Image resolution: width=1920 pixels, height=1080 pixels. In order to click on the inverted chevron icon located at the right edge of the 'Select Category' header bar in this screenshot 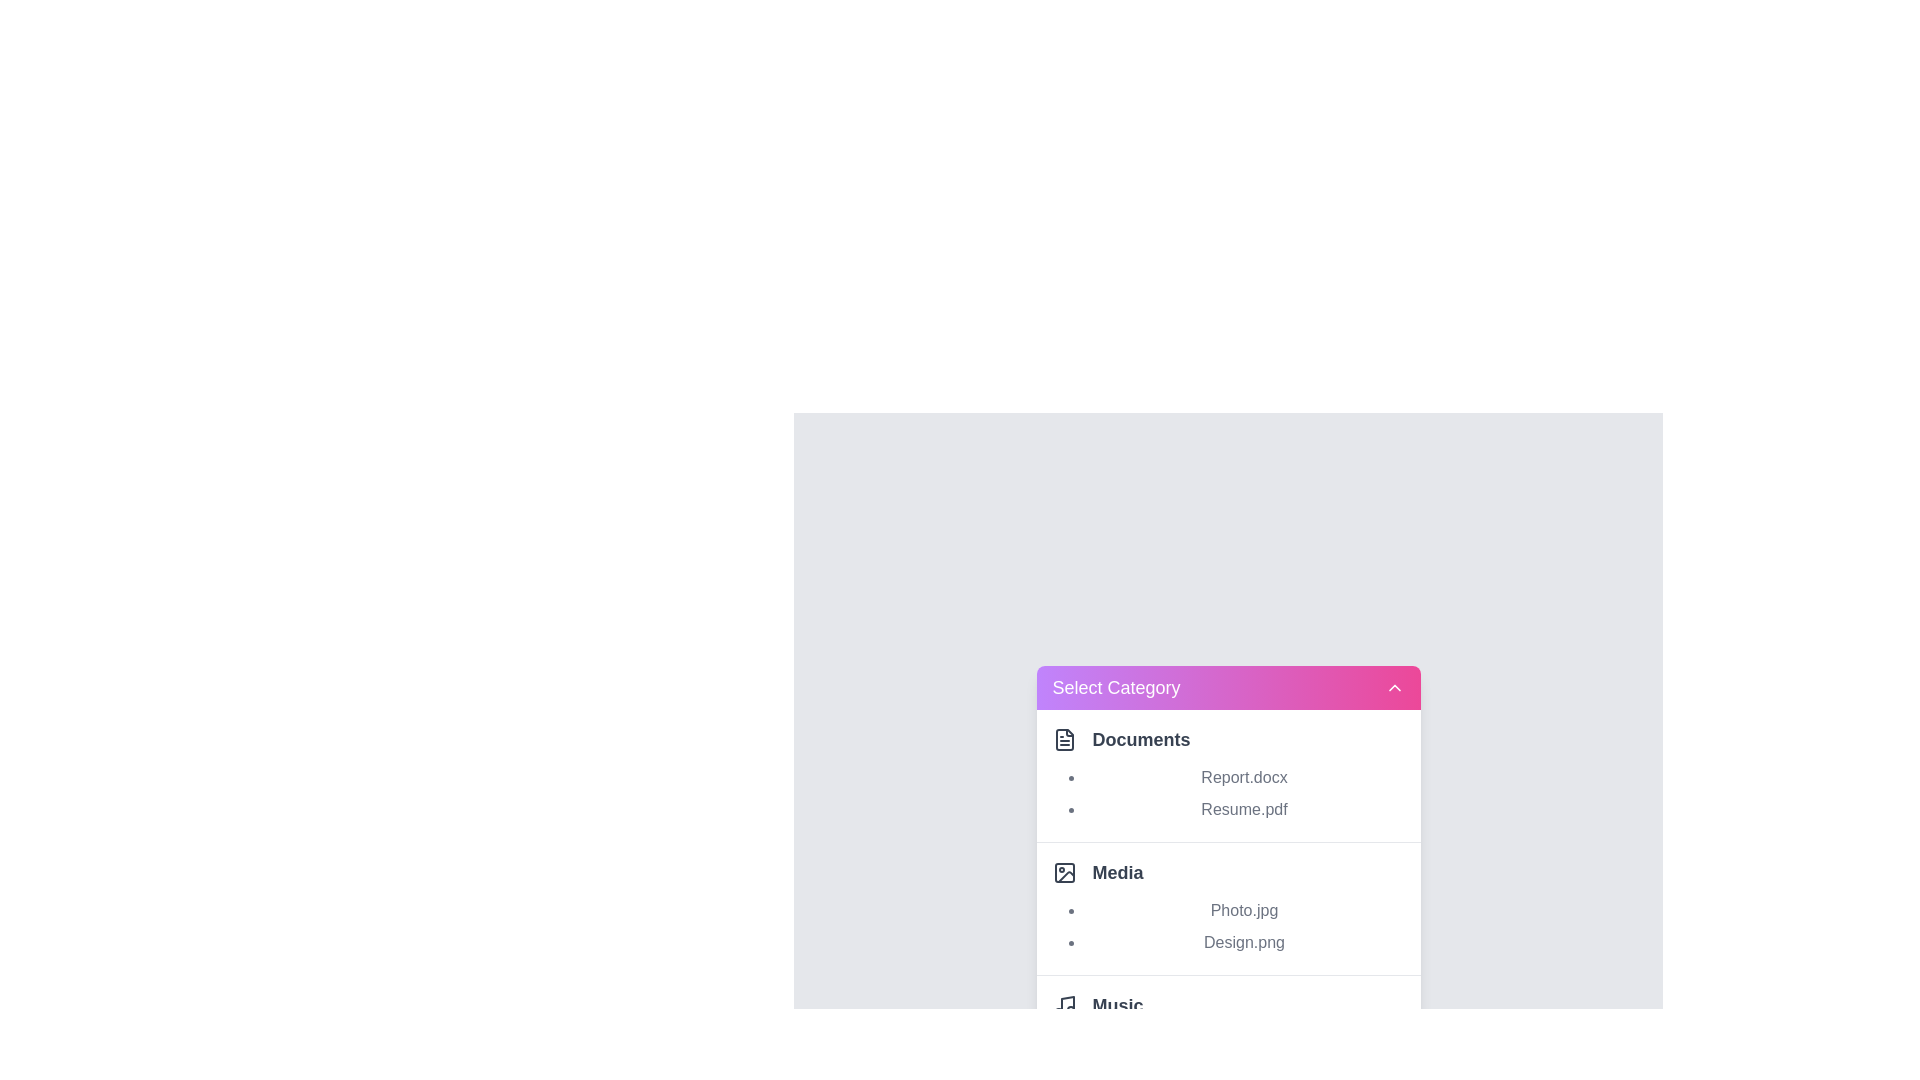, I will do `click(1393, 686)`.